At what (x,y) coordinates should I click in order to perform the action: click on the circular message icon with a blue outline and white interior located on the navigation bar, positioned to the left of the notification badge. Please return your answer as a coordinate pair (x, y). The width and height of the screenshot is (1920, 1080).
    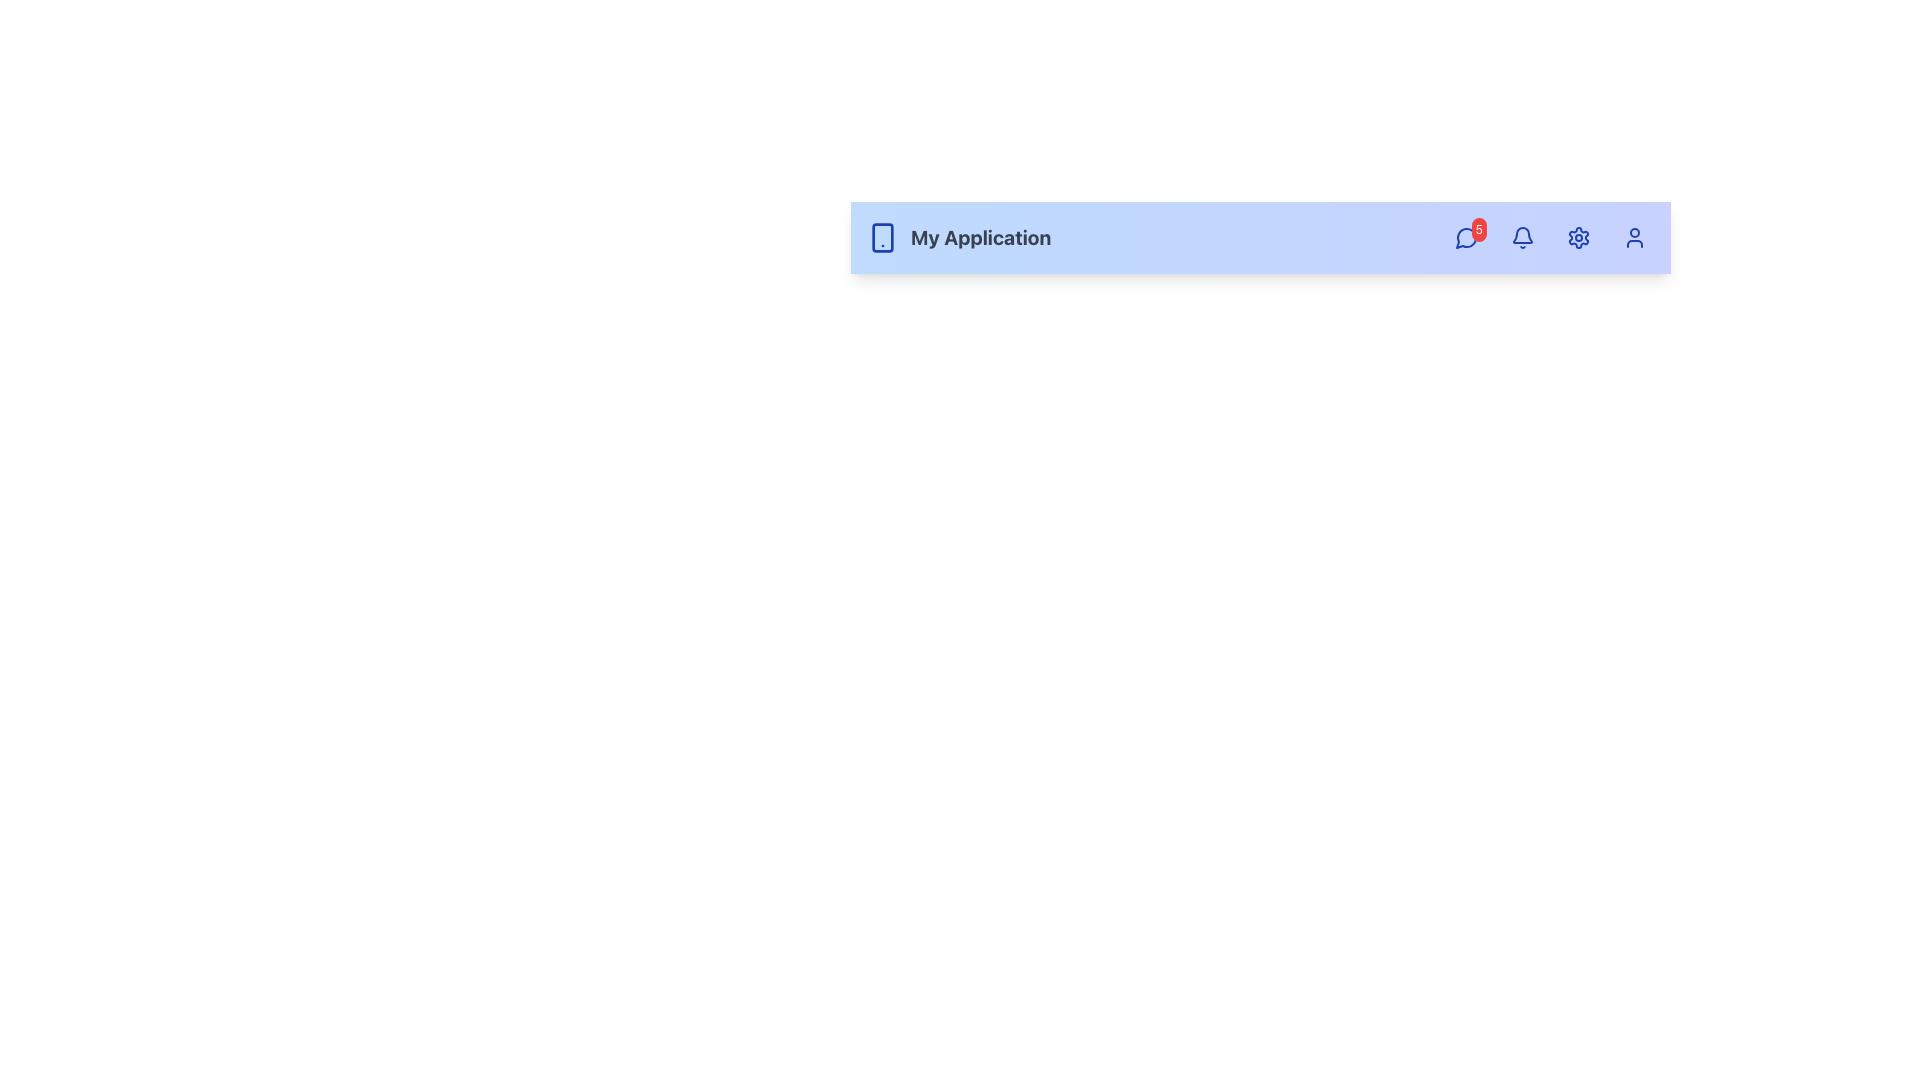
    Looking at the image, I should click on (1467, 237).